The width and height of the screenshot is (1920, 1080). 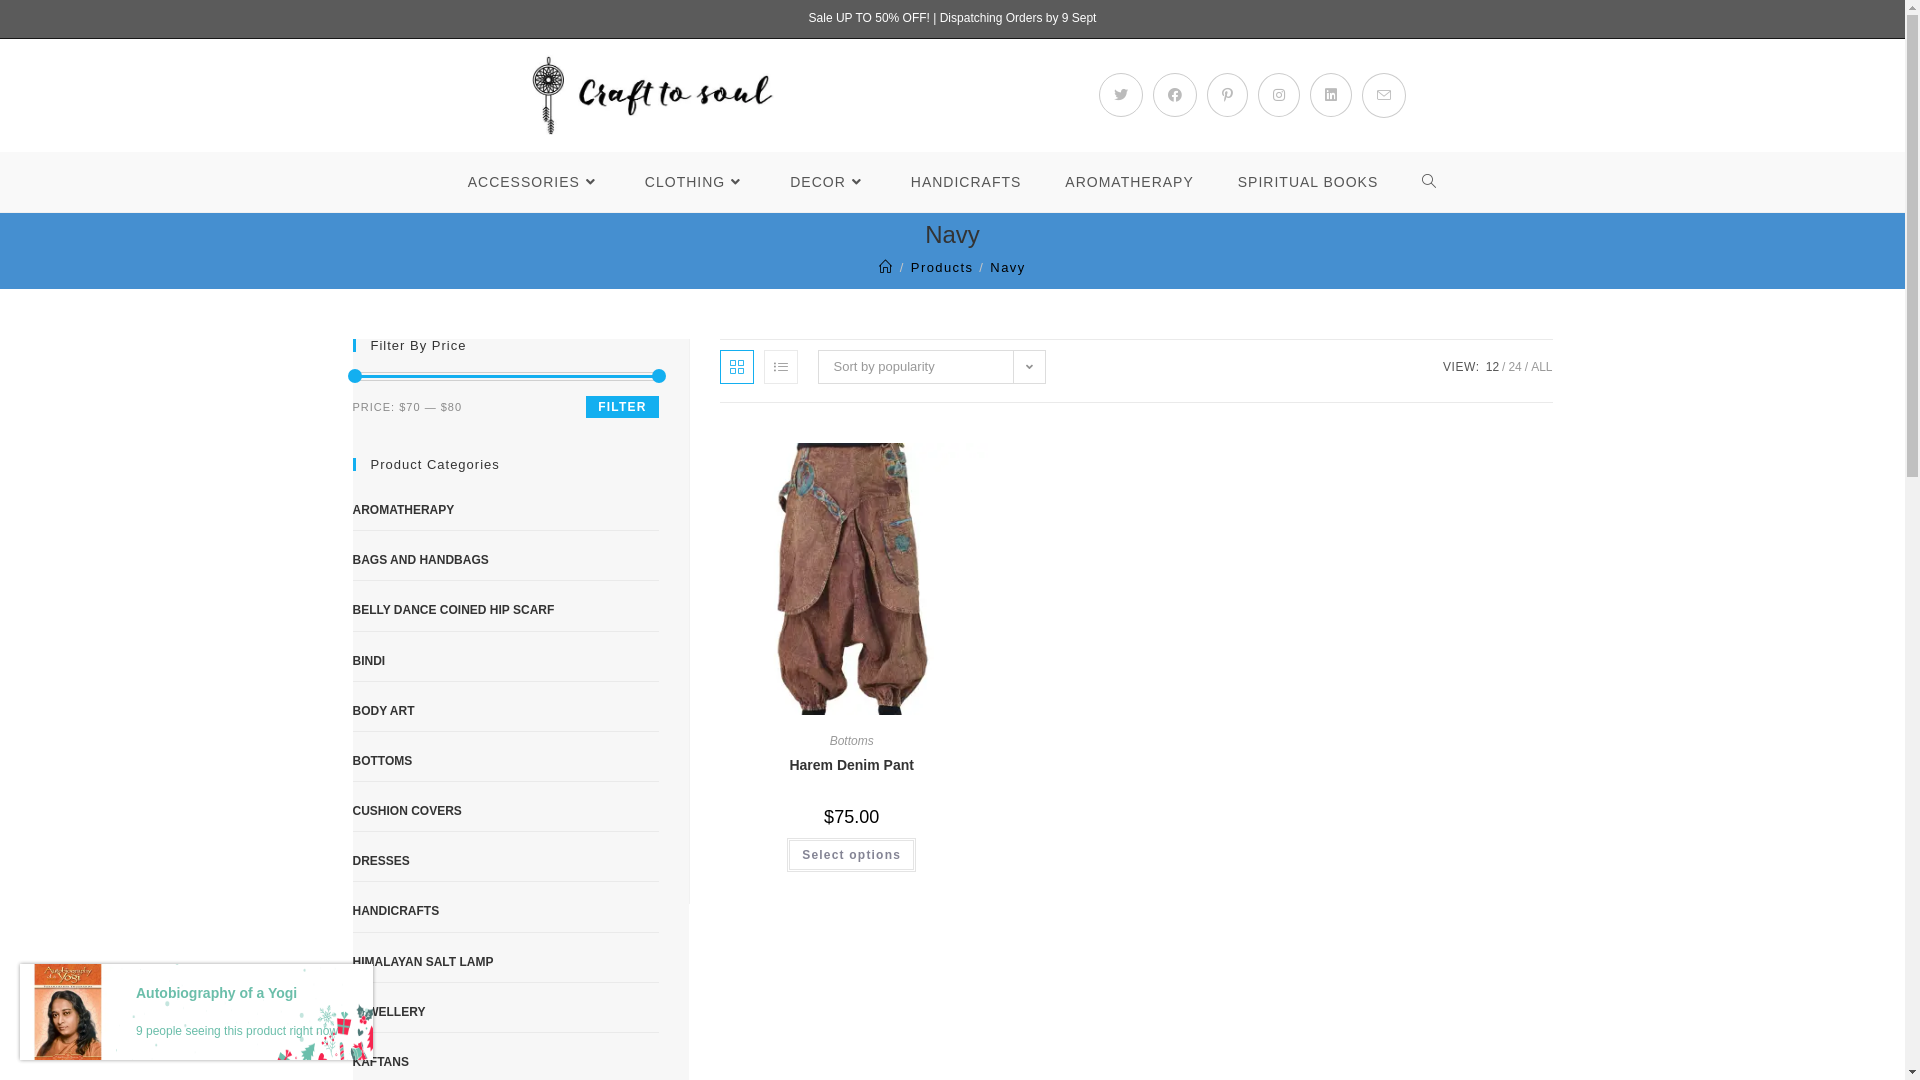 What do you see at coordinates (736, 366) in the screenshot?
I see `'Grid view'` at bounding box center [736, 366].